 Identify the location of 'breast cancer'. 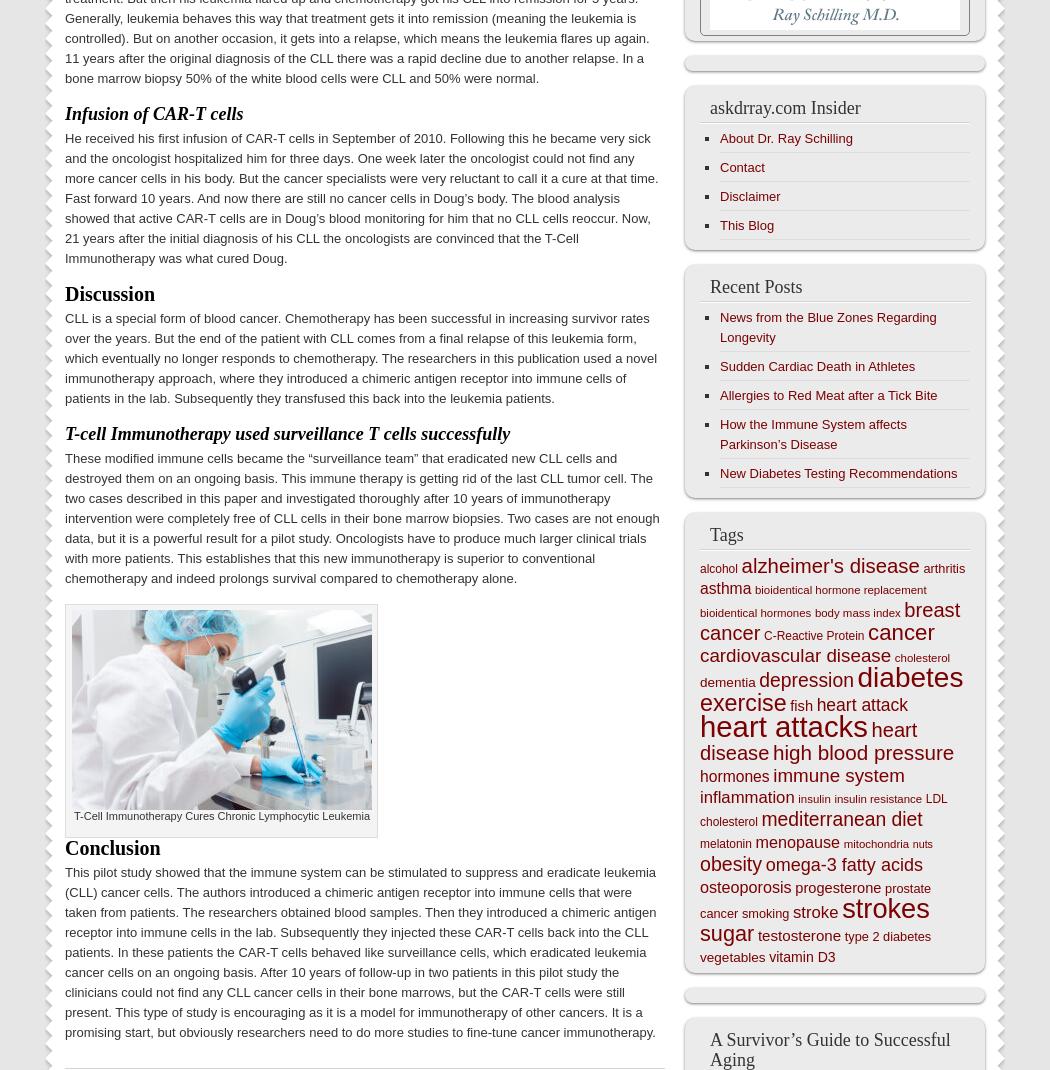
(830, 620).